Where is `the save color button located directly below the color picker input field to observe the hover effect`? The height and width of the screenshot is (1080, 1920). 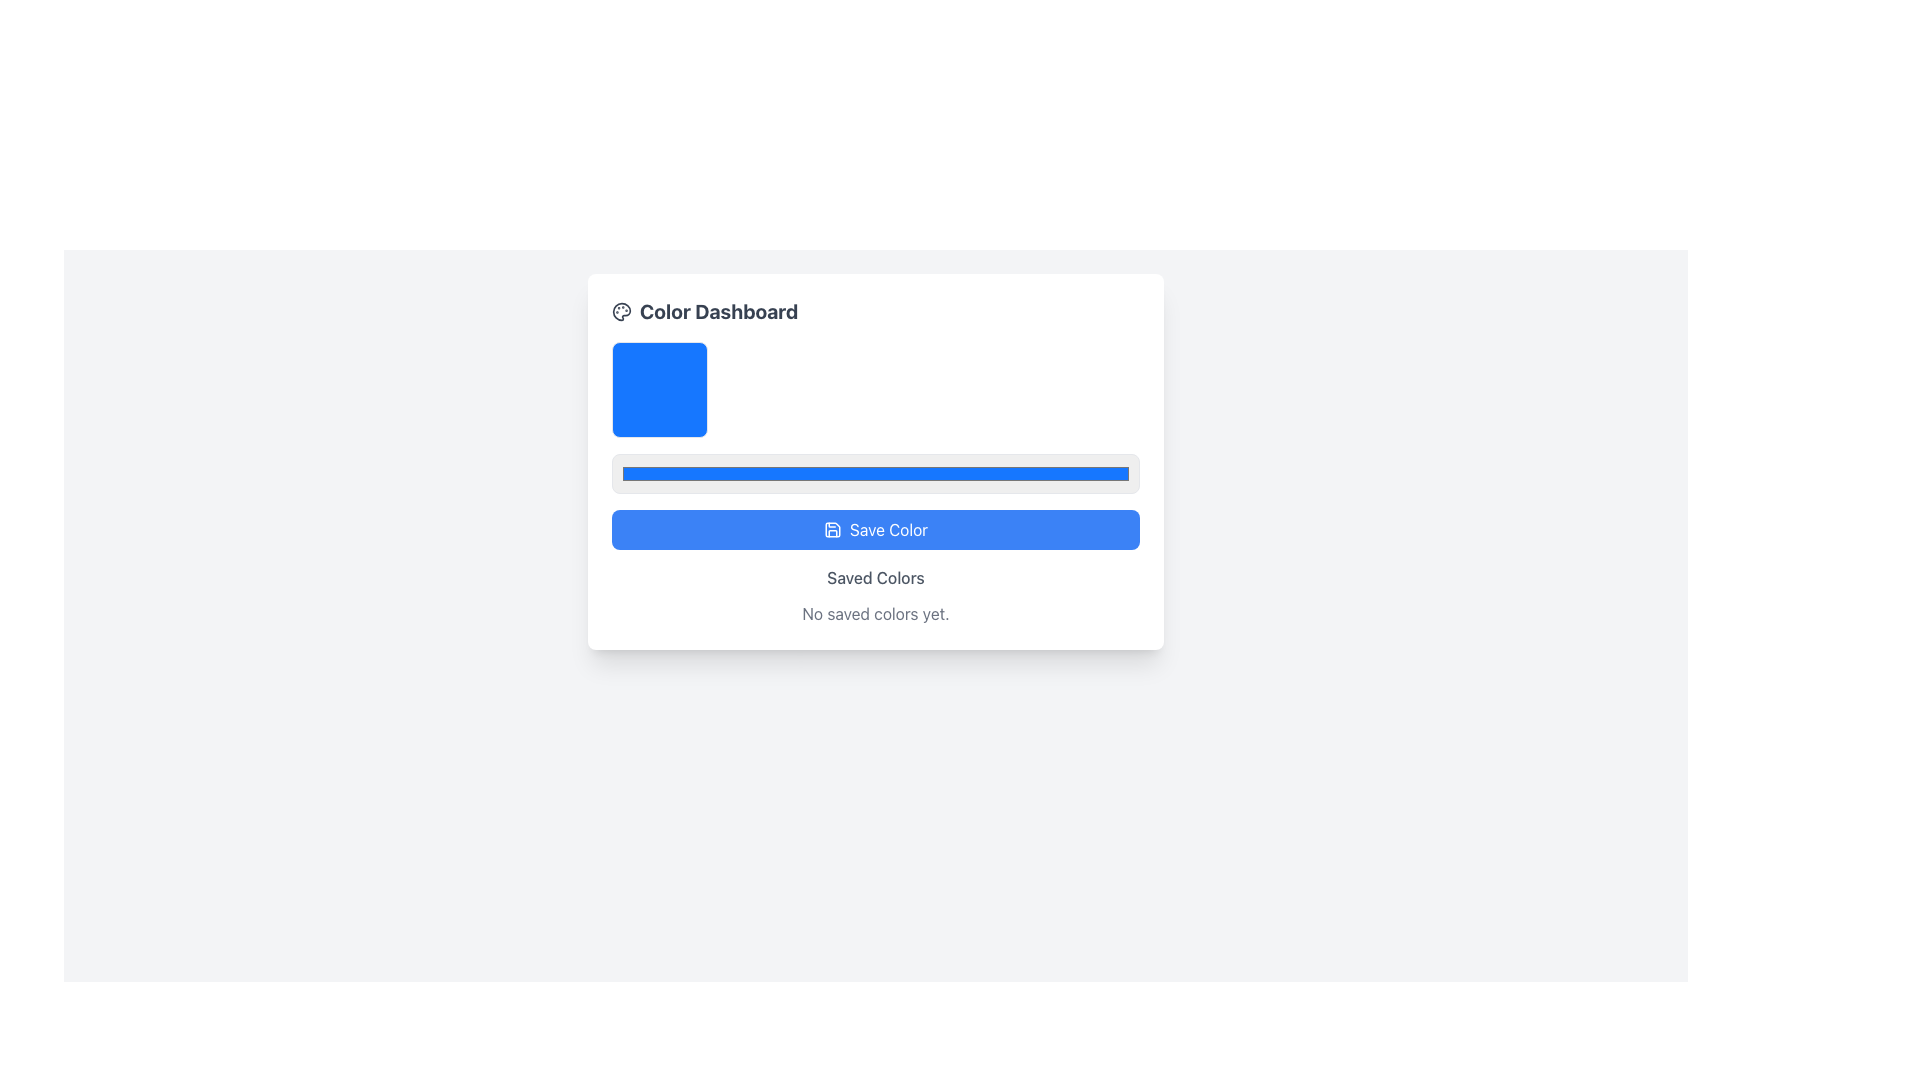 the save color button located directly below the color picker input field to observe the hover effect is located at coordinates (875, 528).